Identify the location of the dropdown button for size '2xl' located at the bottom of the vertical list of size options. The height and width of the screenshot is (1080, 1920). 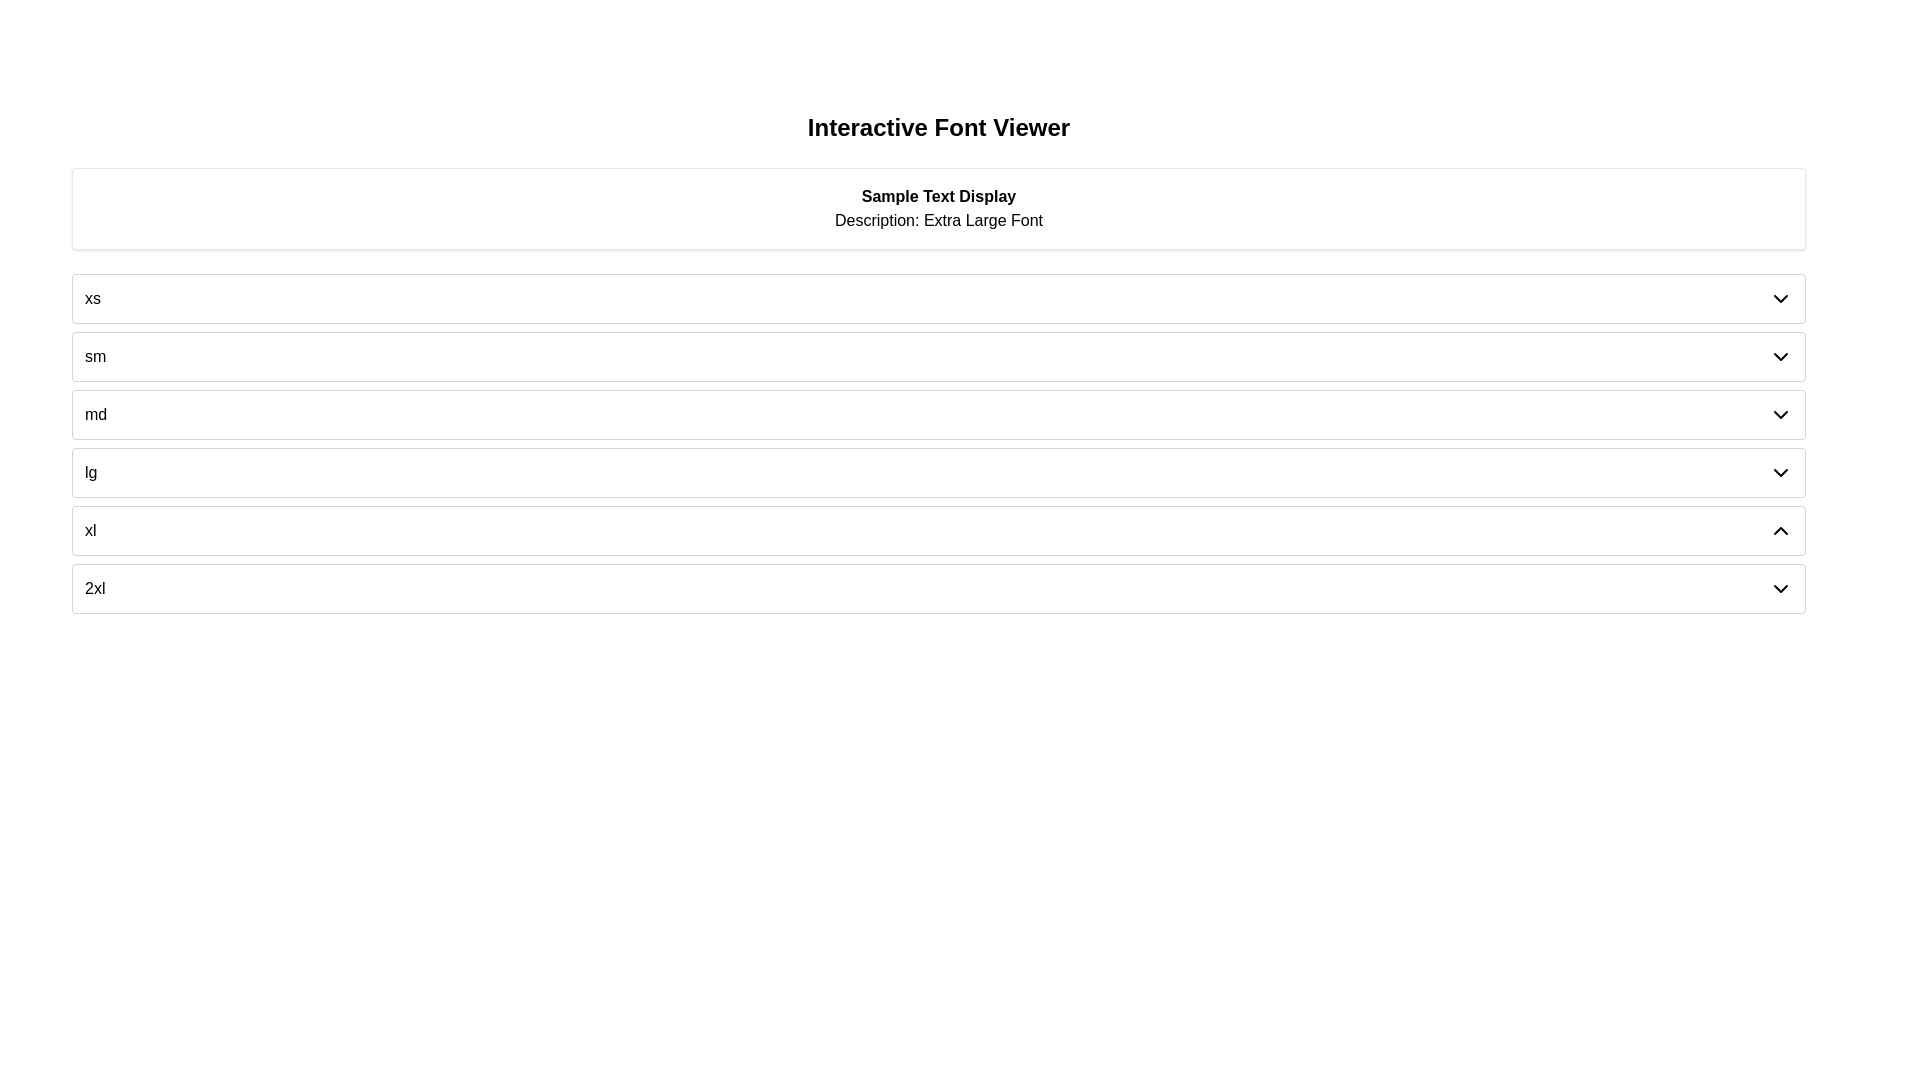
(938, 588).